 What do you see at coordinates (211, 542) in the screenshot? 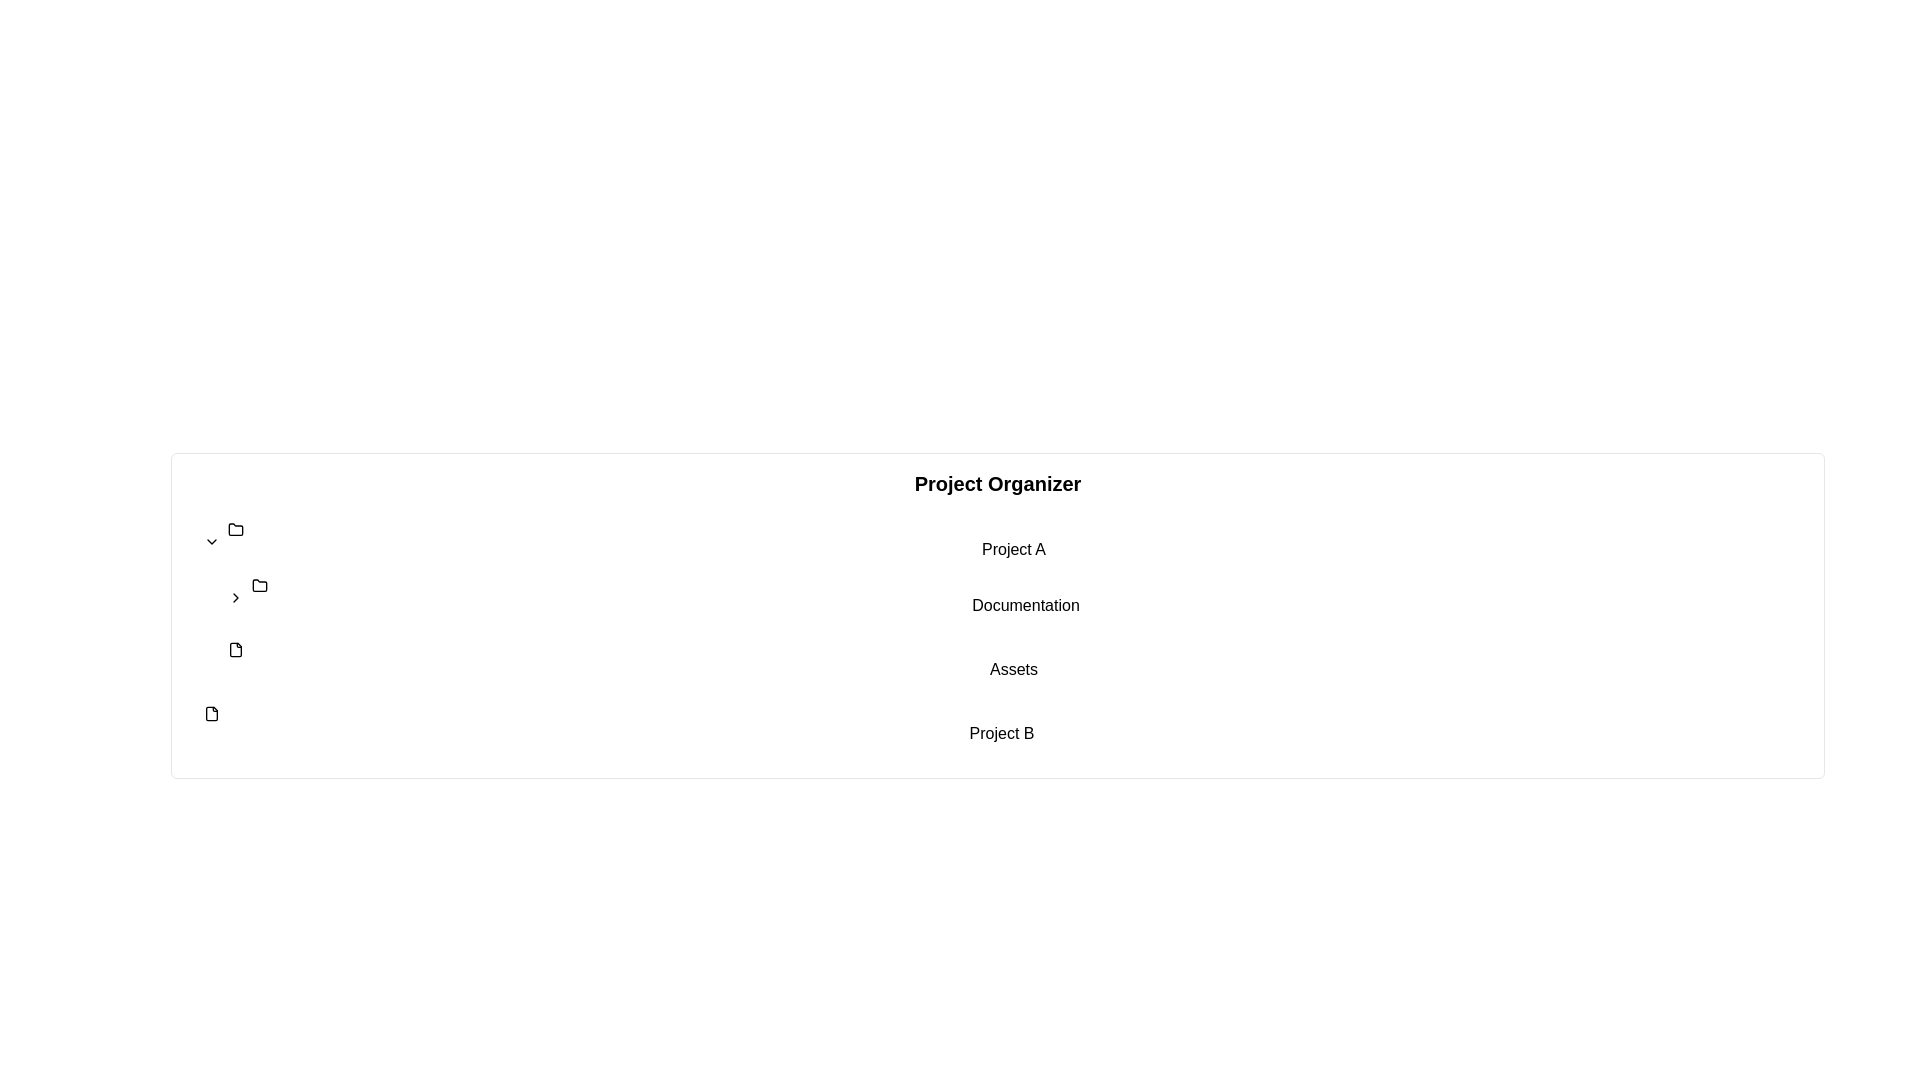
I see `the small downward-facing chevron icon next to the text 'Project A'` at bounding box center [211, 542].